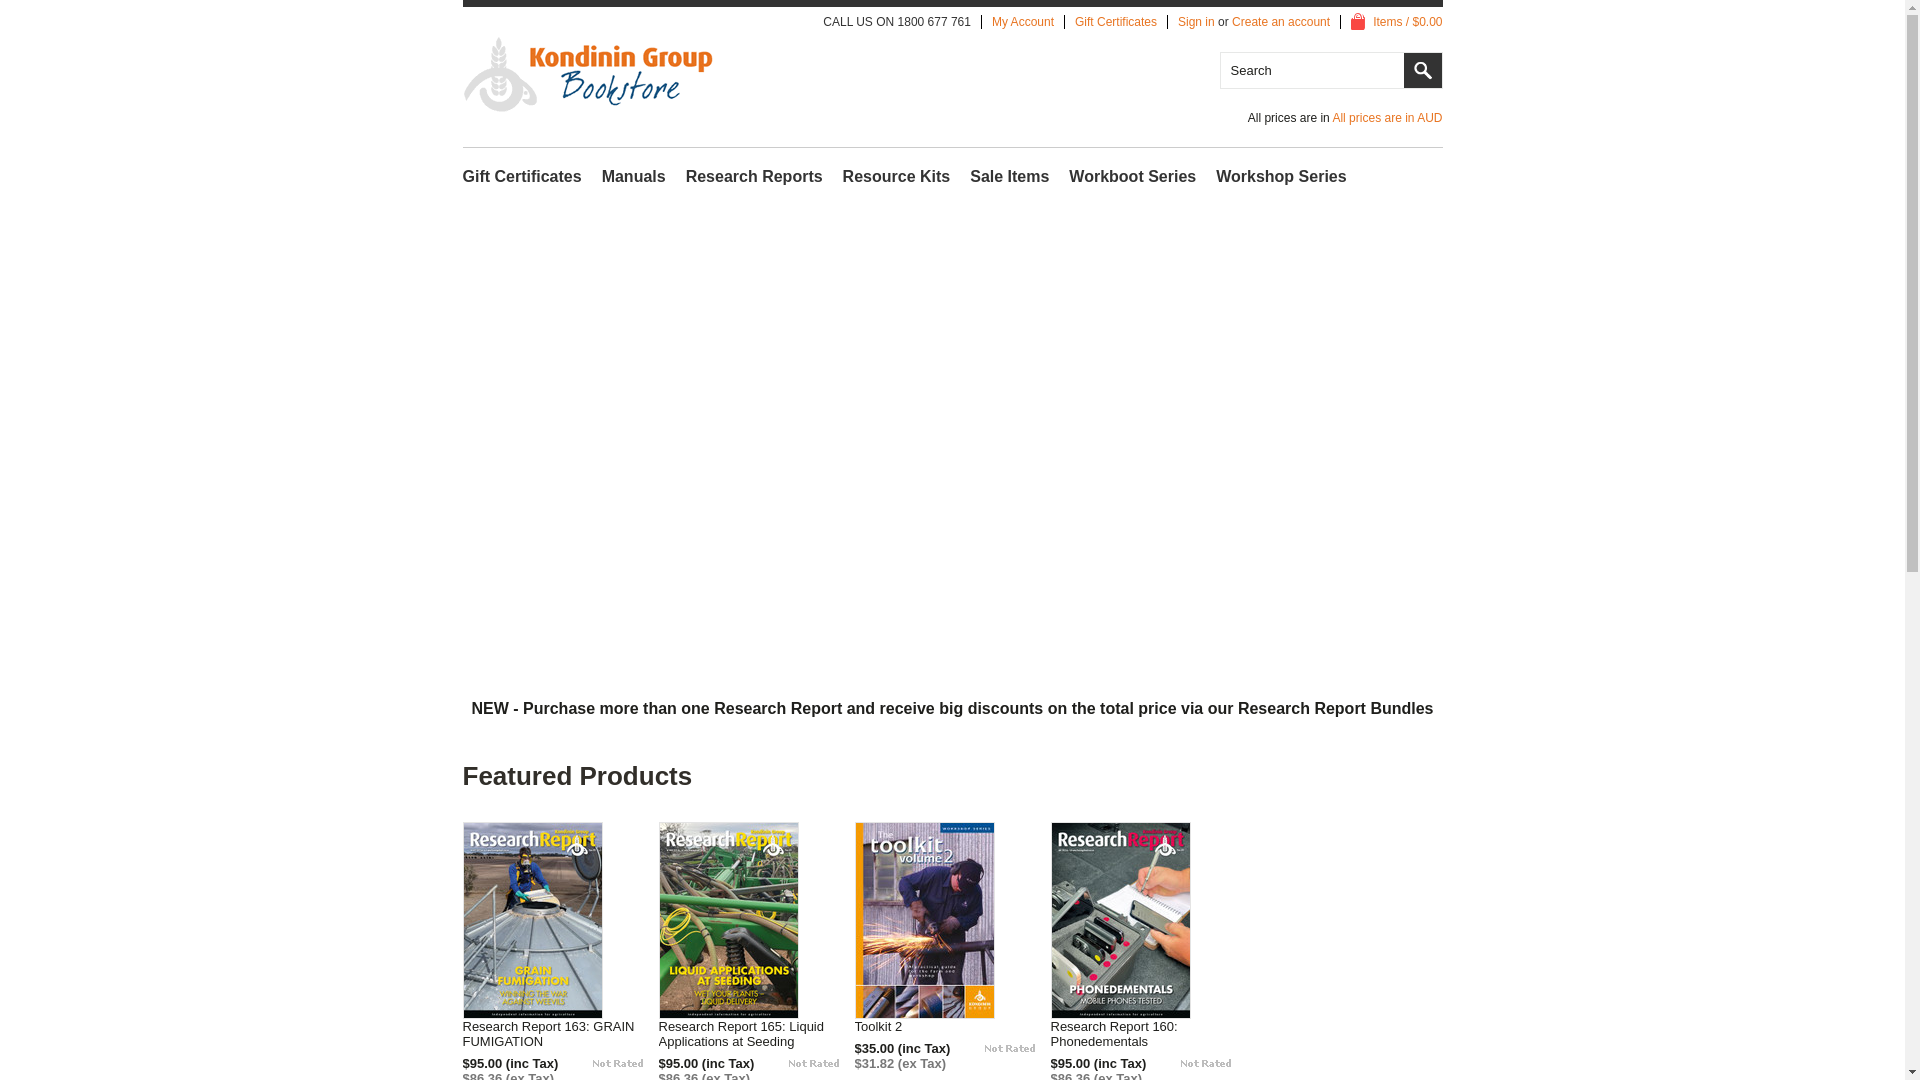  Describe the element at coordinates (1196, 22) in the screenshot. I see `'Sign in'` at that location.